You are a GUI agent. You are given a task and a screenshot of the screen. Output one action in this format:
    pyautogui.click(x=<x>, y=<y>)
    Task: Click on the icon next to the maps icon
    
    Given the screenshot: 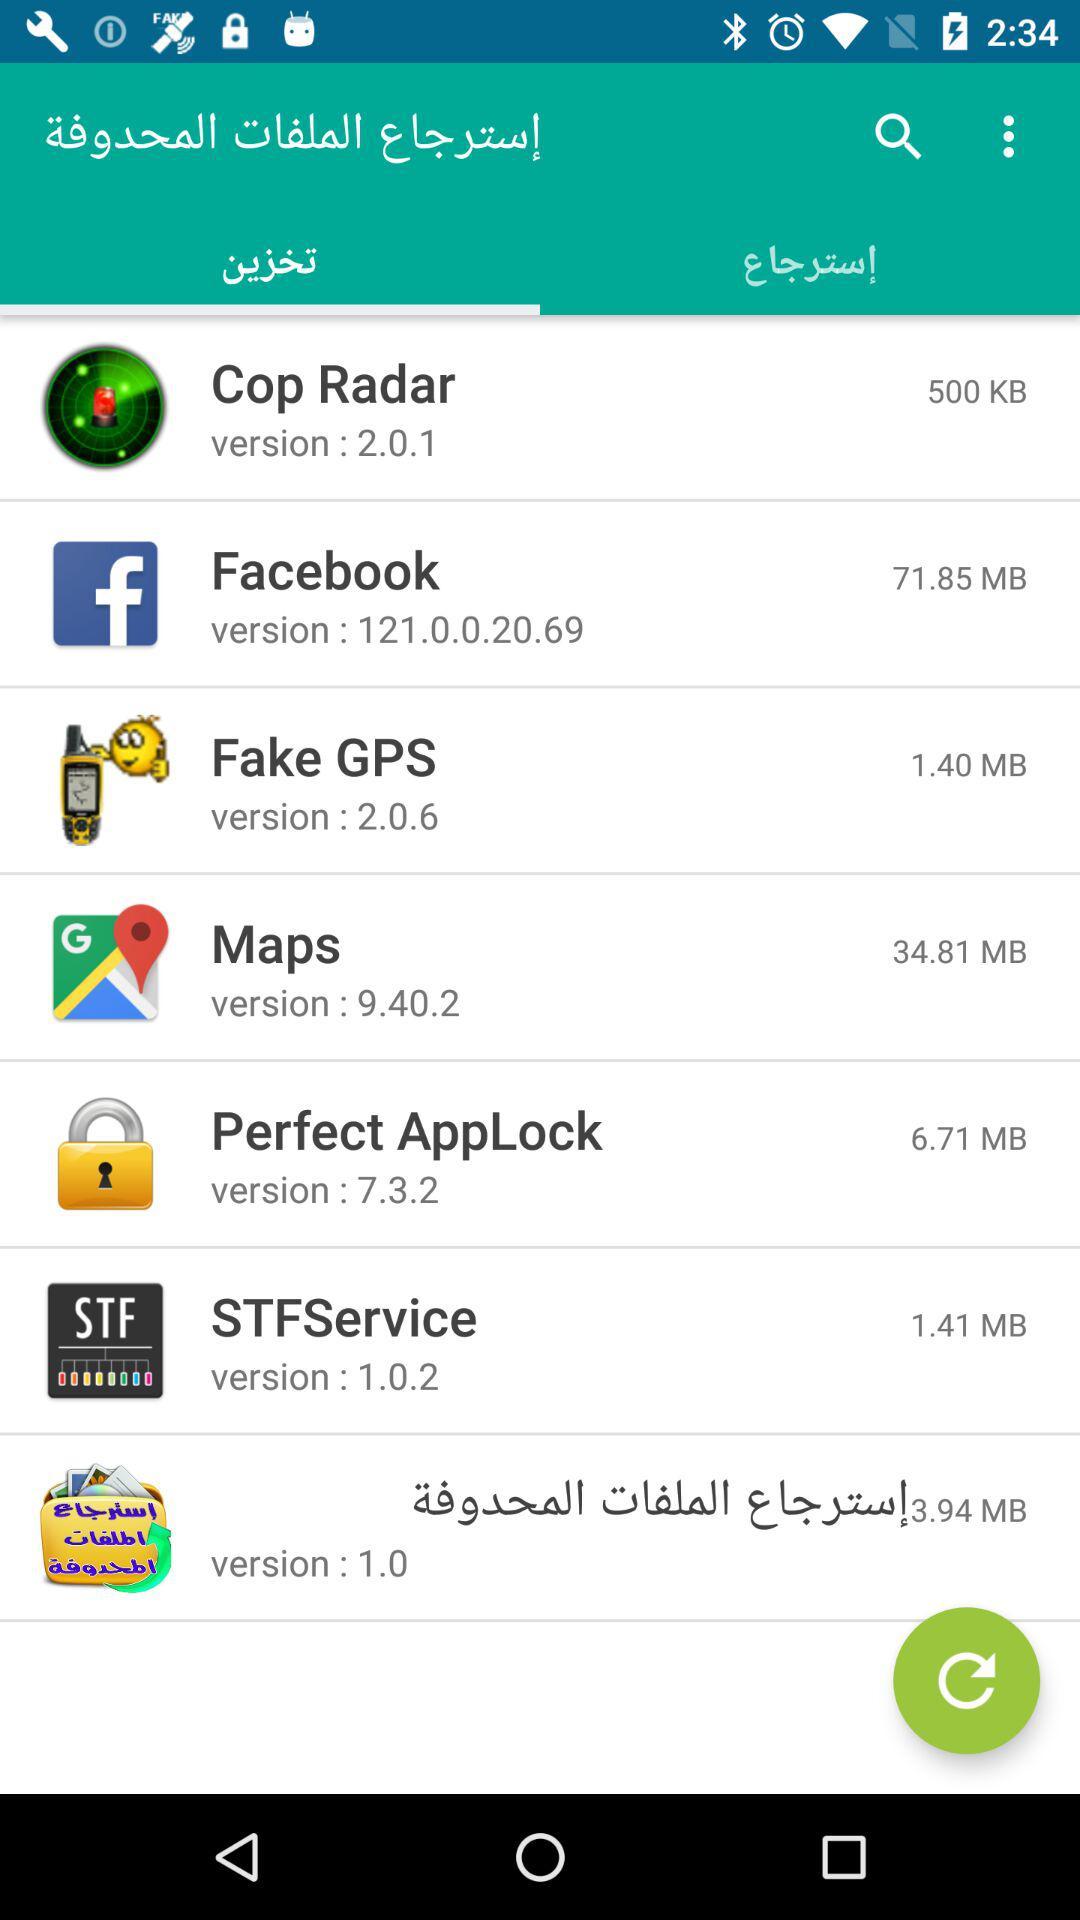 What is the action you would take?
    pyautogui.click(x=959, y=949)
    